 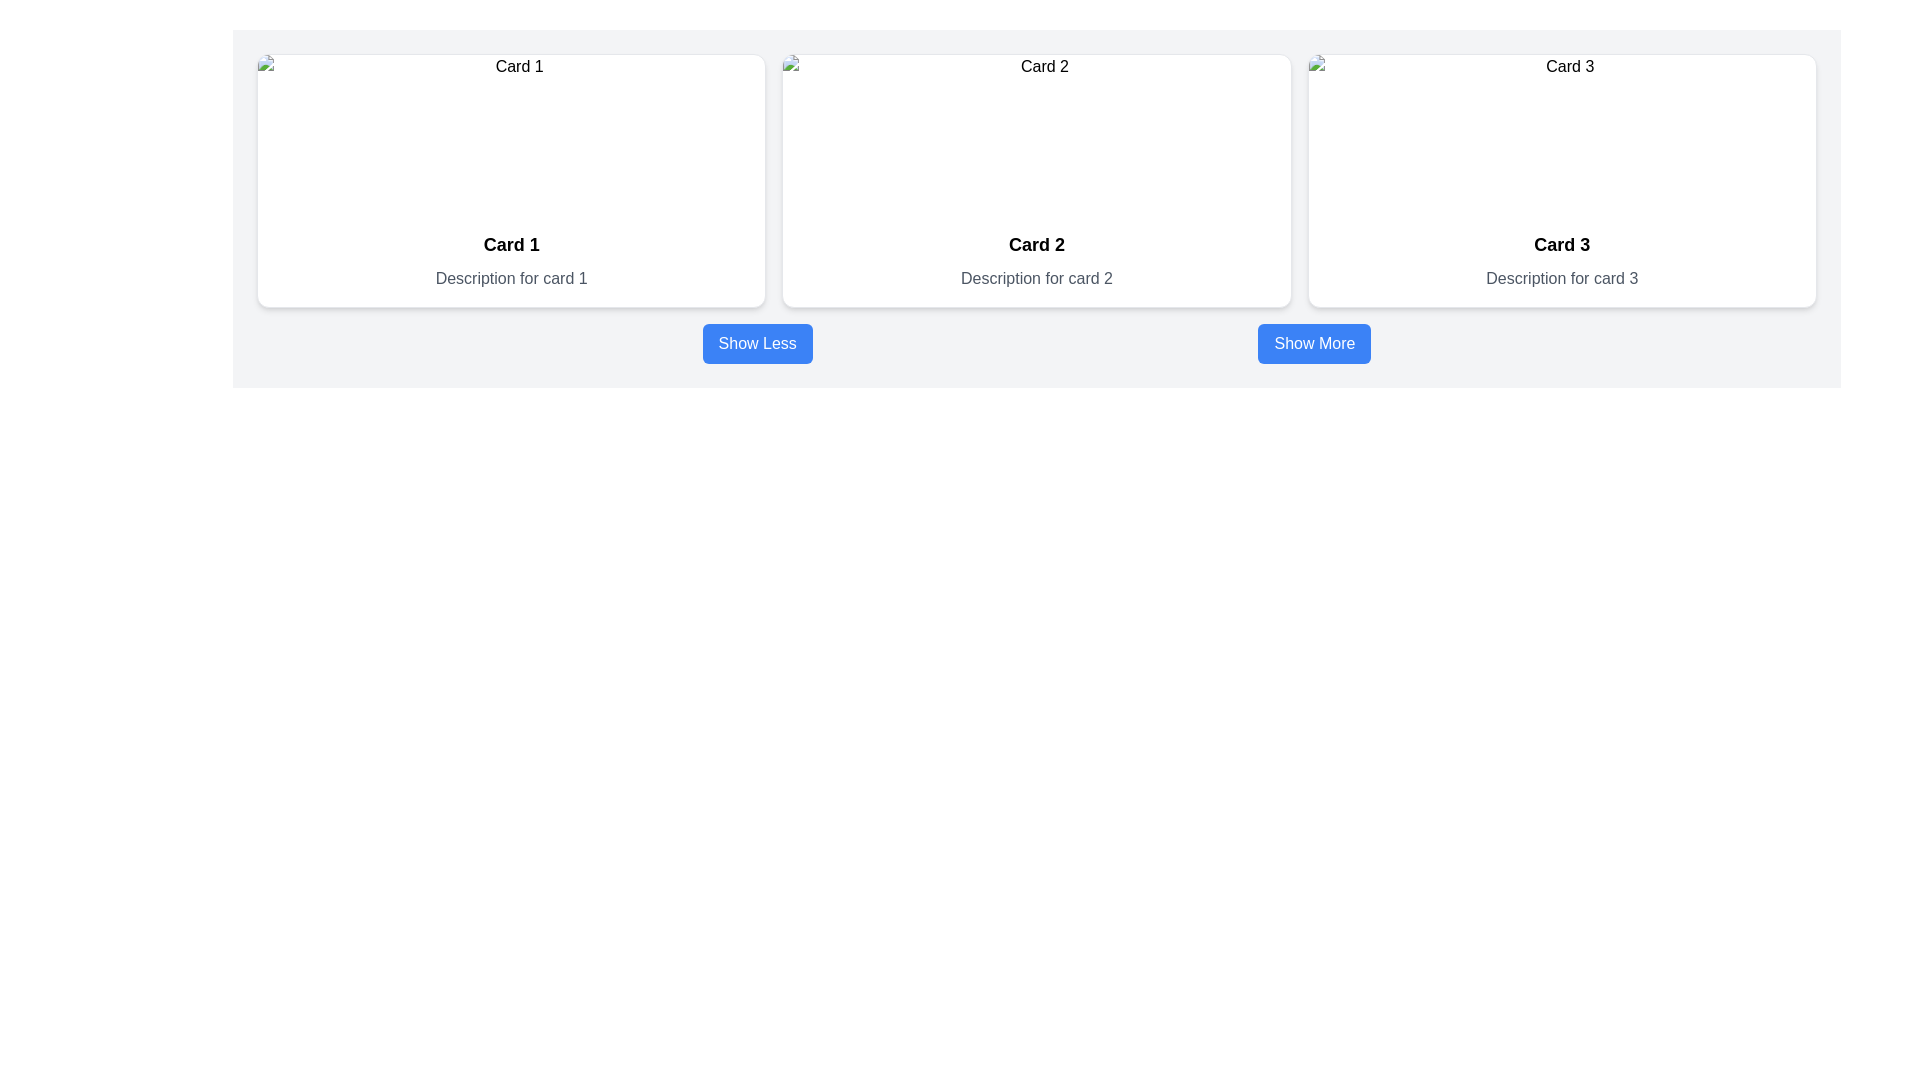 What do you see at coordinates (1561, 278) in the screenshot?
I see `the descriptive text display located below the title 'Card 3' in the third card of the series` at bounding box center [1561, 278].